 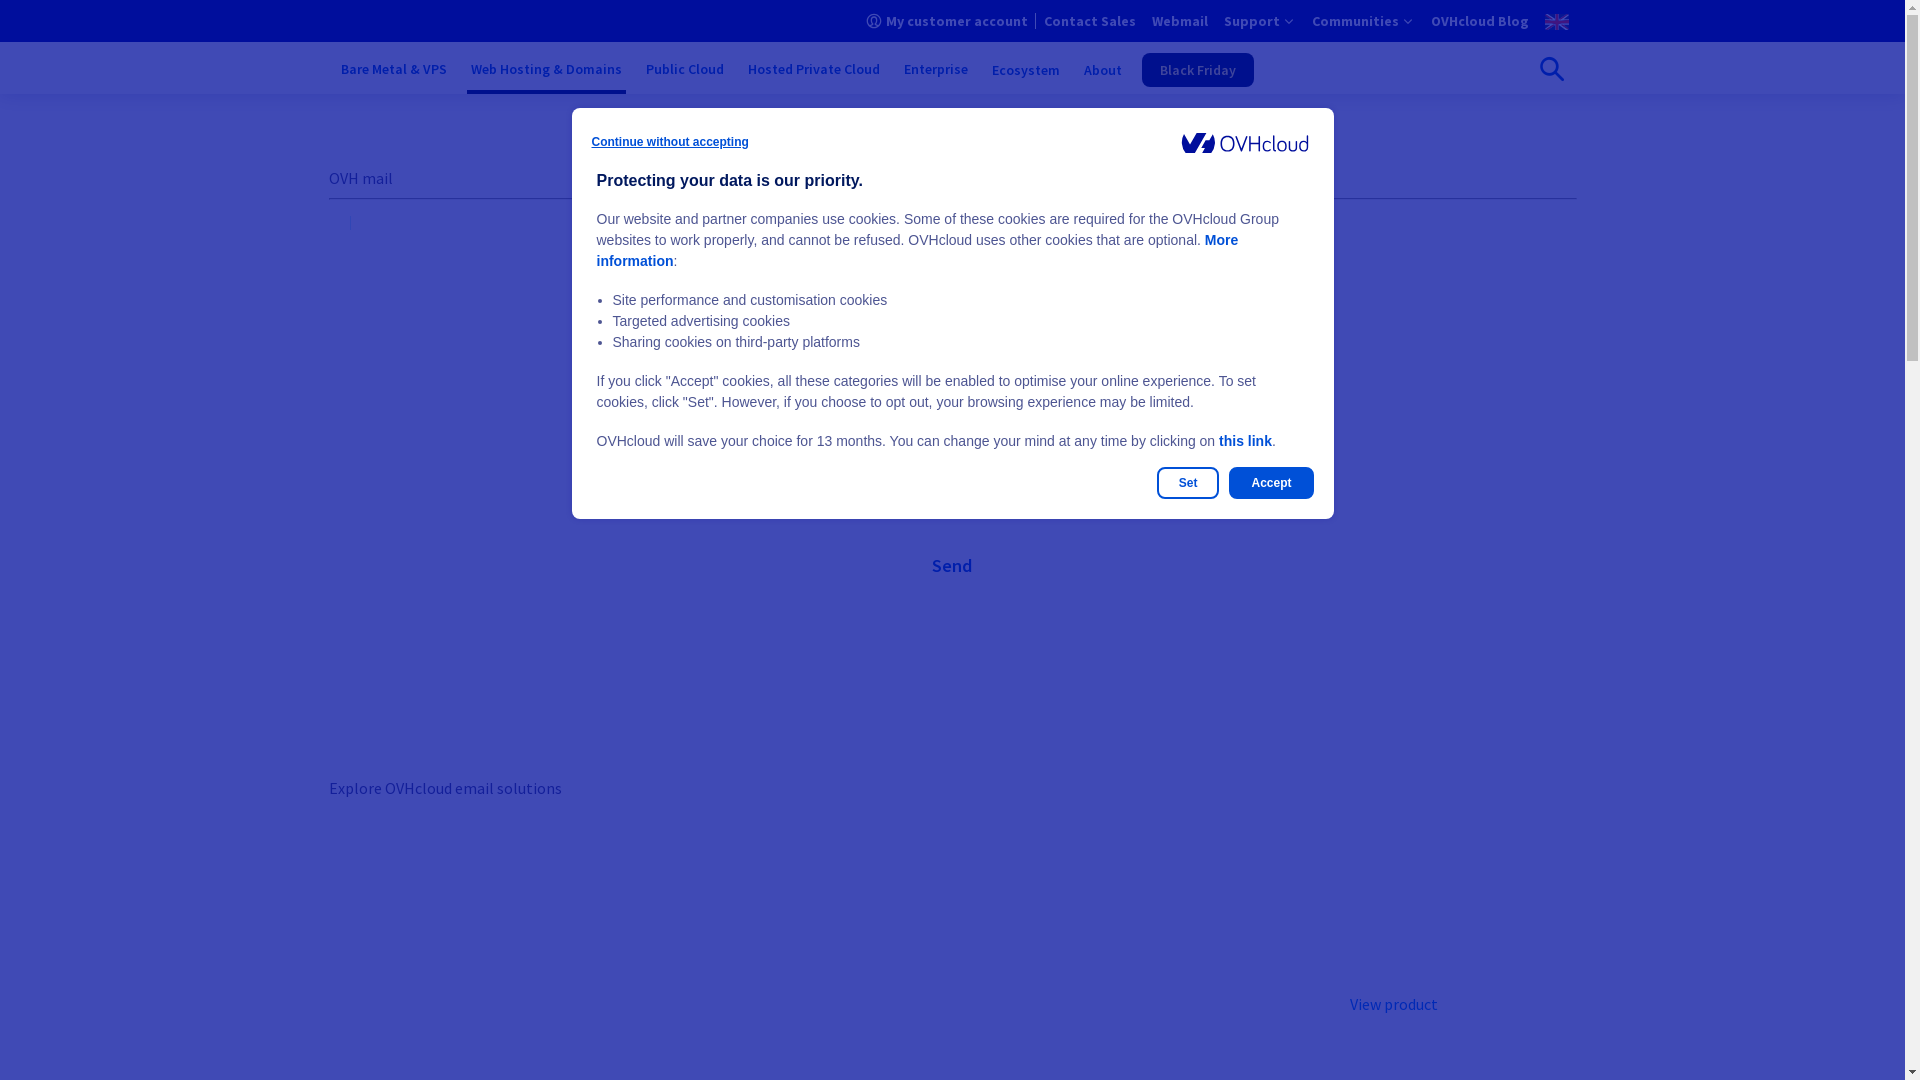 I want to click on 'Open search bar', so click(x=1549, y=68).